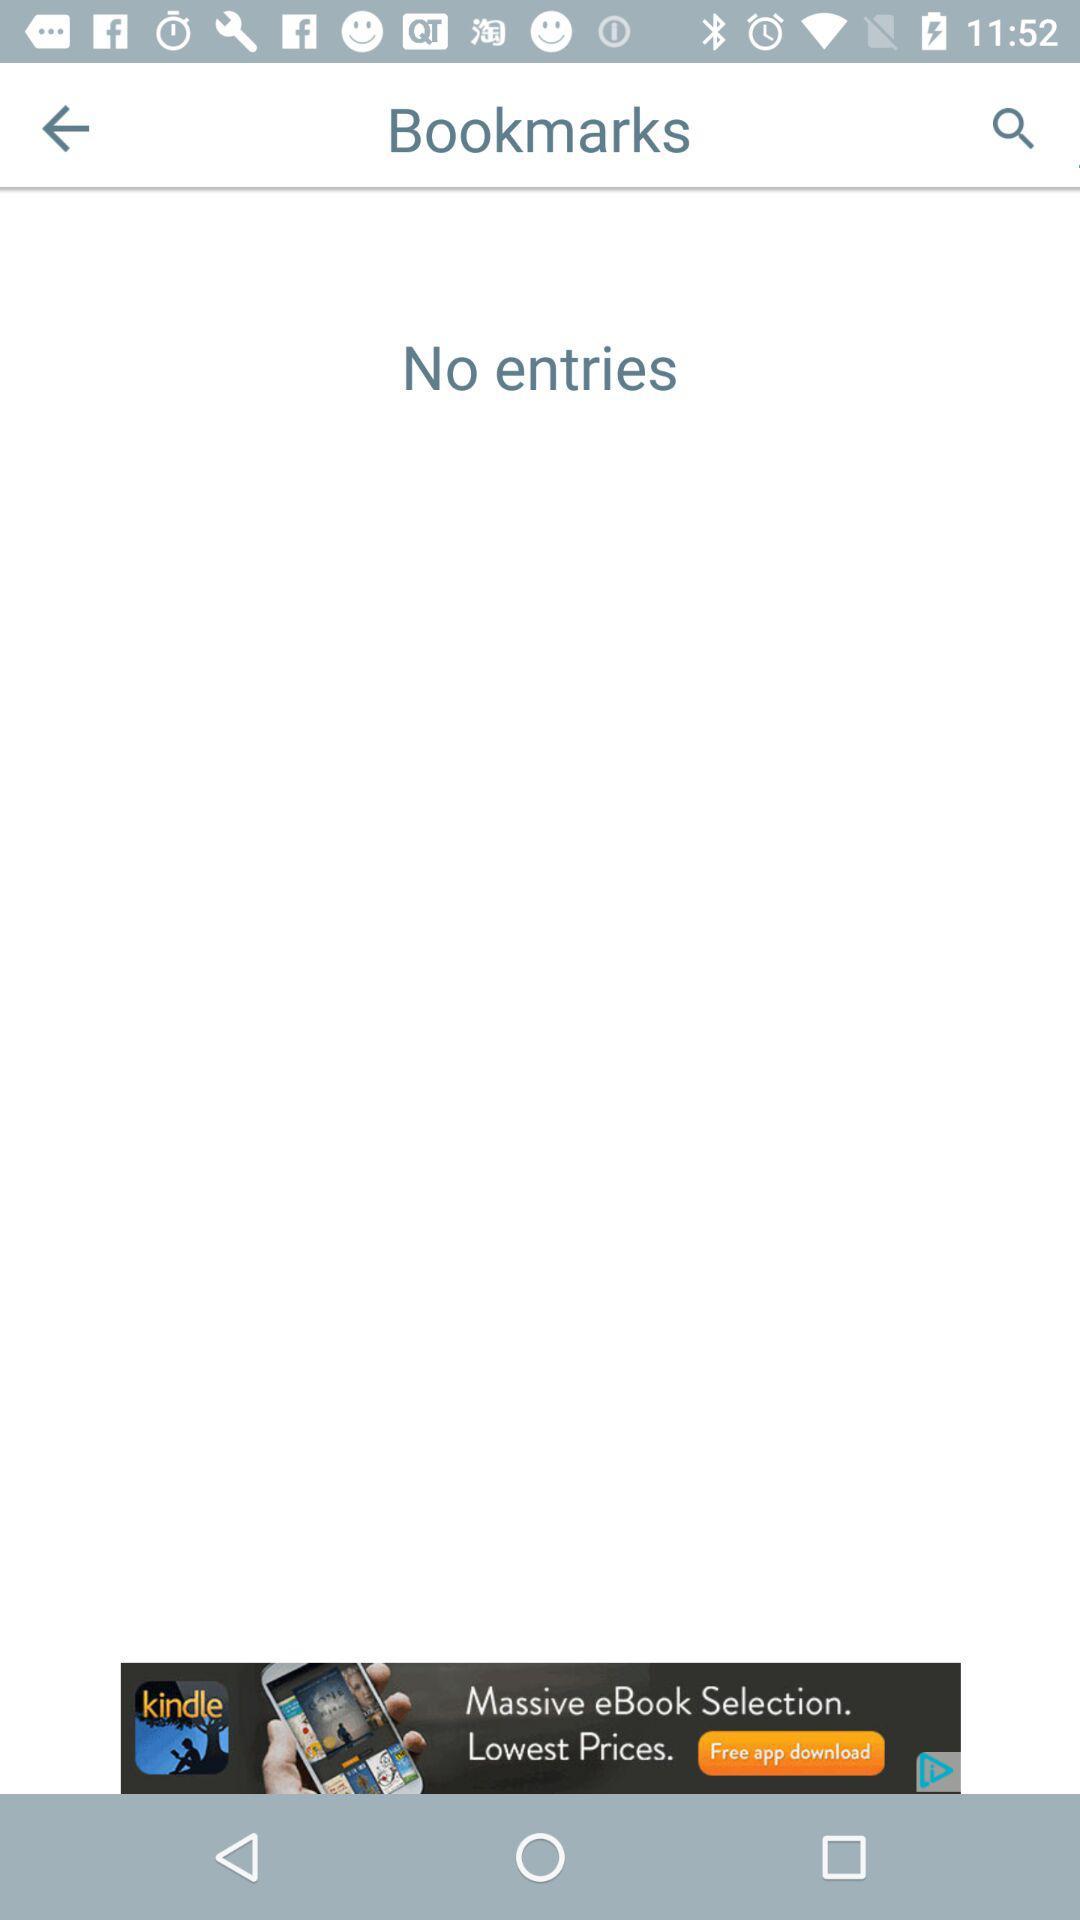 This screenshot has height=1920, width=1080. Describe the element at coordinates (64, 127) in the screenshot. I see `go back` at that location.